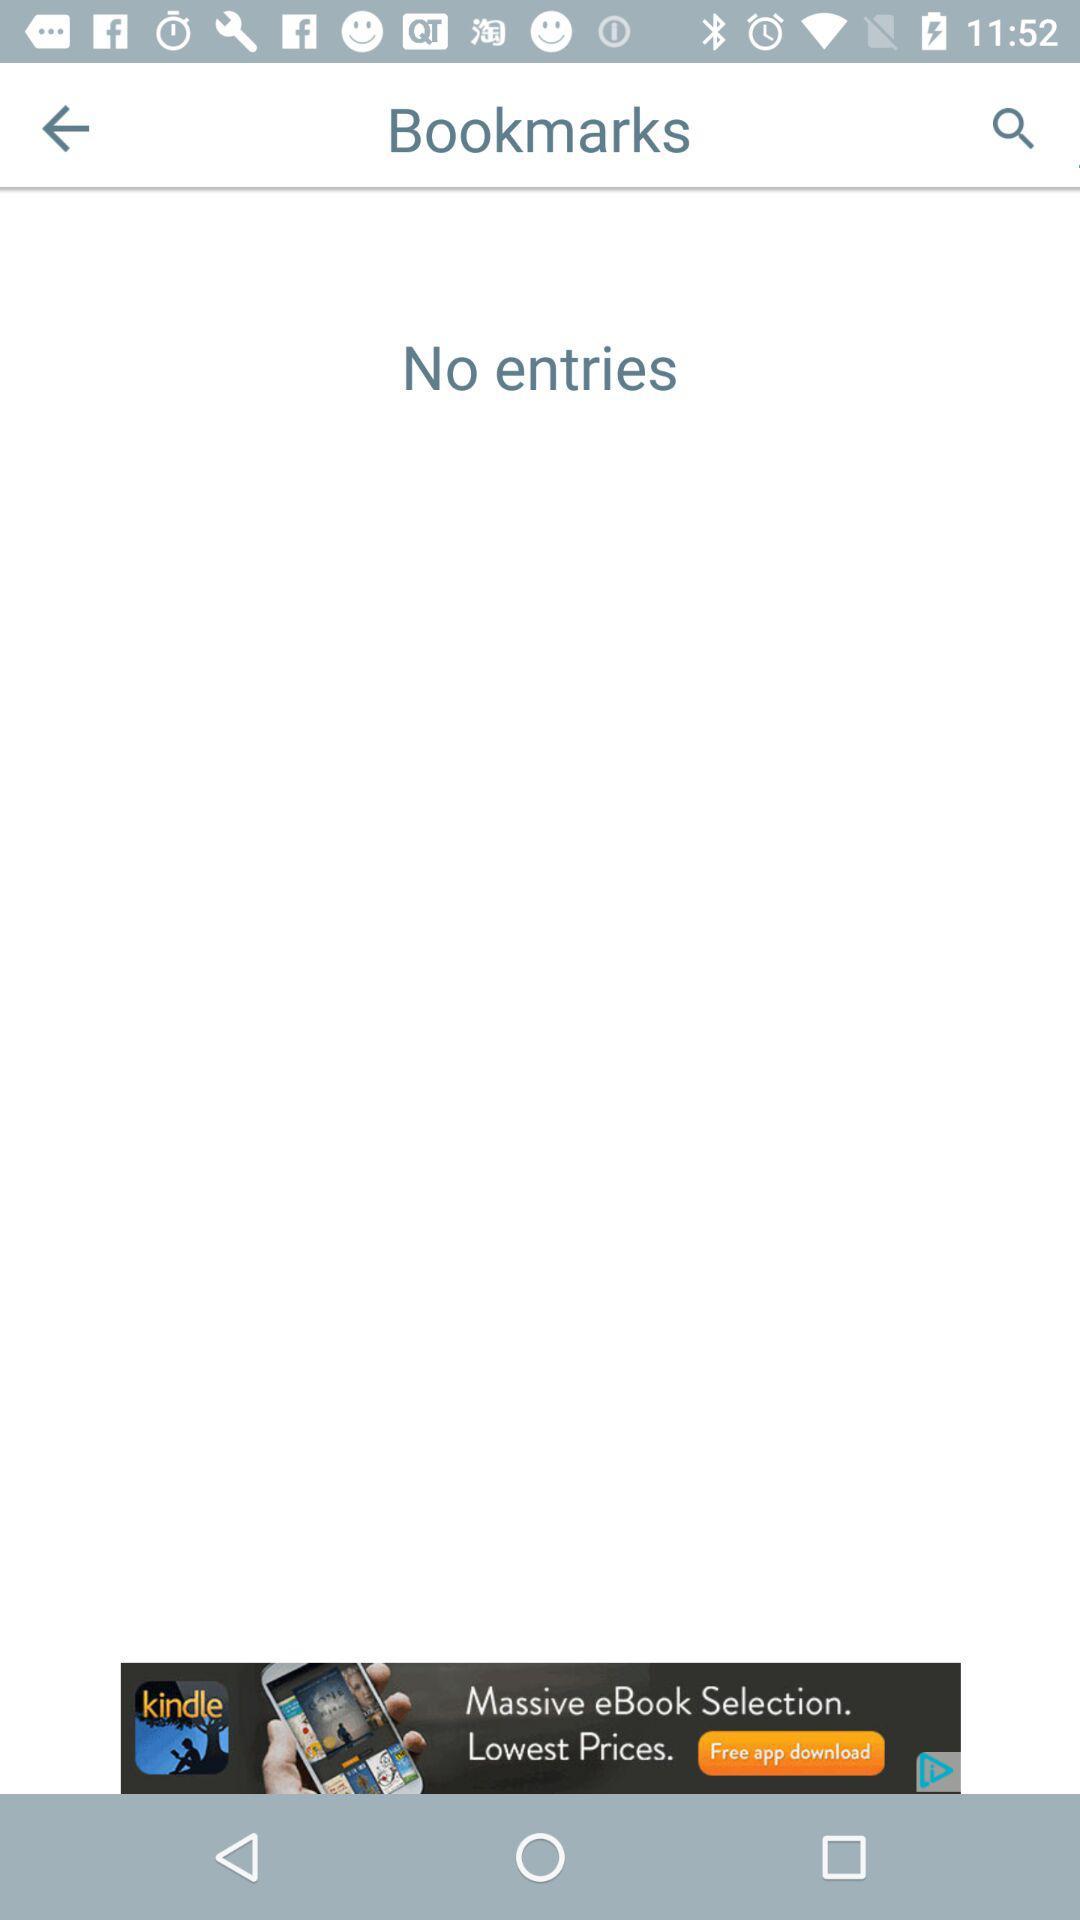 This screenshot has height=1920, width=1080. Describe the element at coordinates (64, 127) in the screenshot. I see `go back` at that location.